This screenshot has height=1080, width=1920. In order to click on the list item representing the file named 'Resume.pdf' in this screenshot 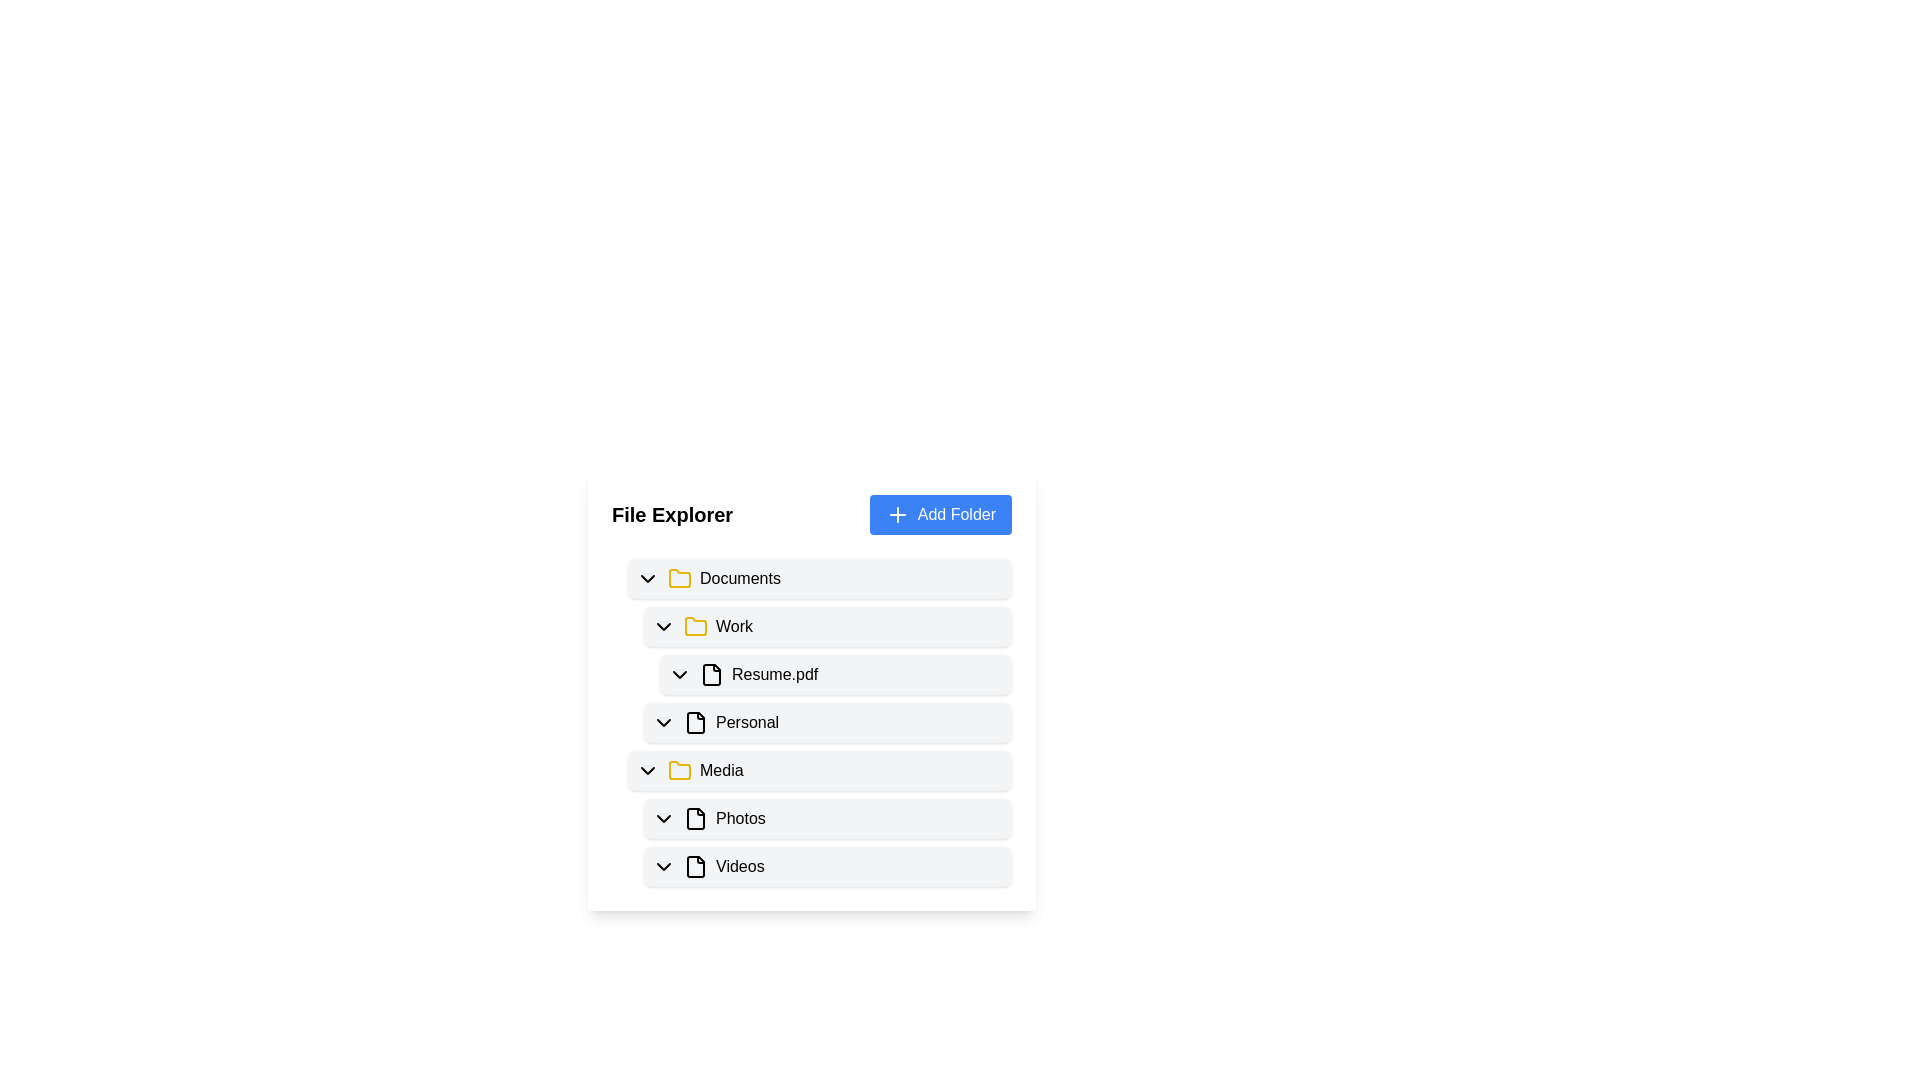, I will do `click(811, 689)`.